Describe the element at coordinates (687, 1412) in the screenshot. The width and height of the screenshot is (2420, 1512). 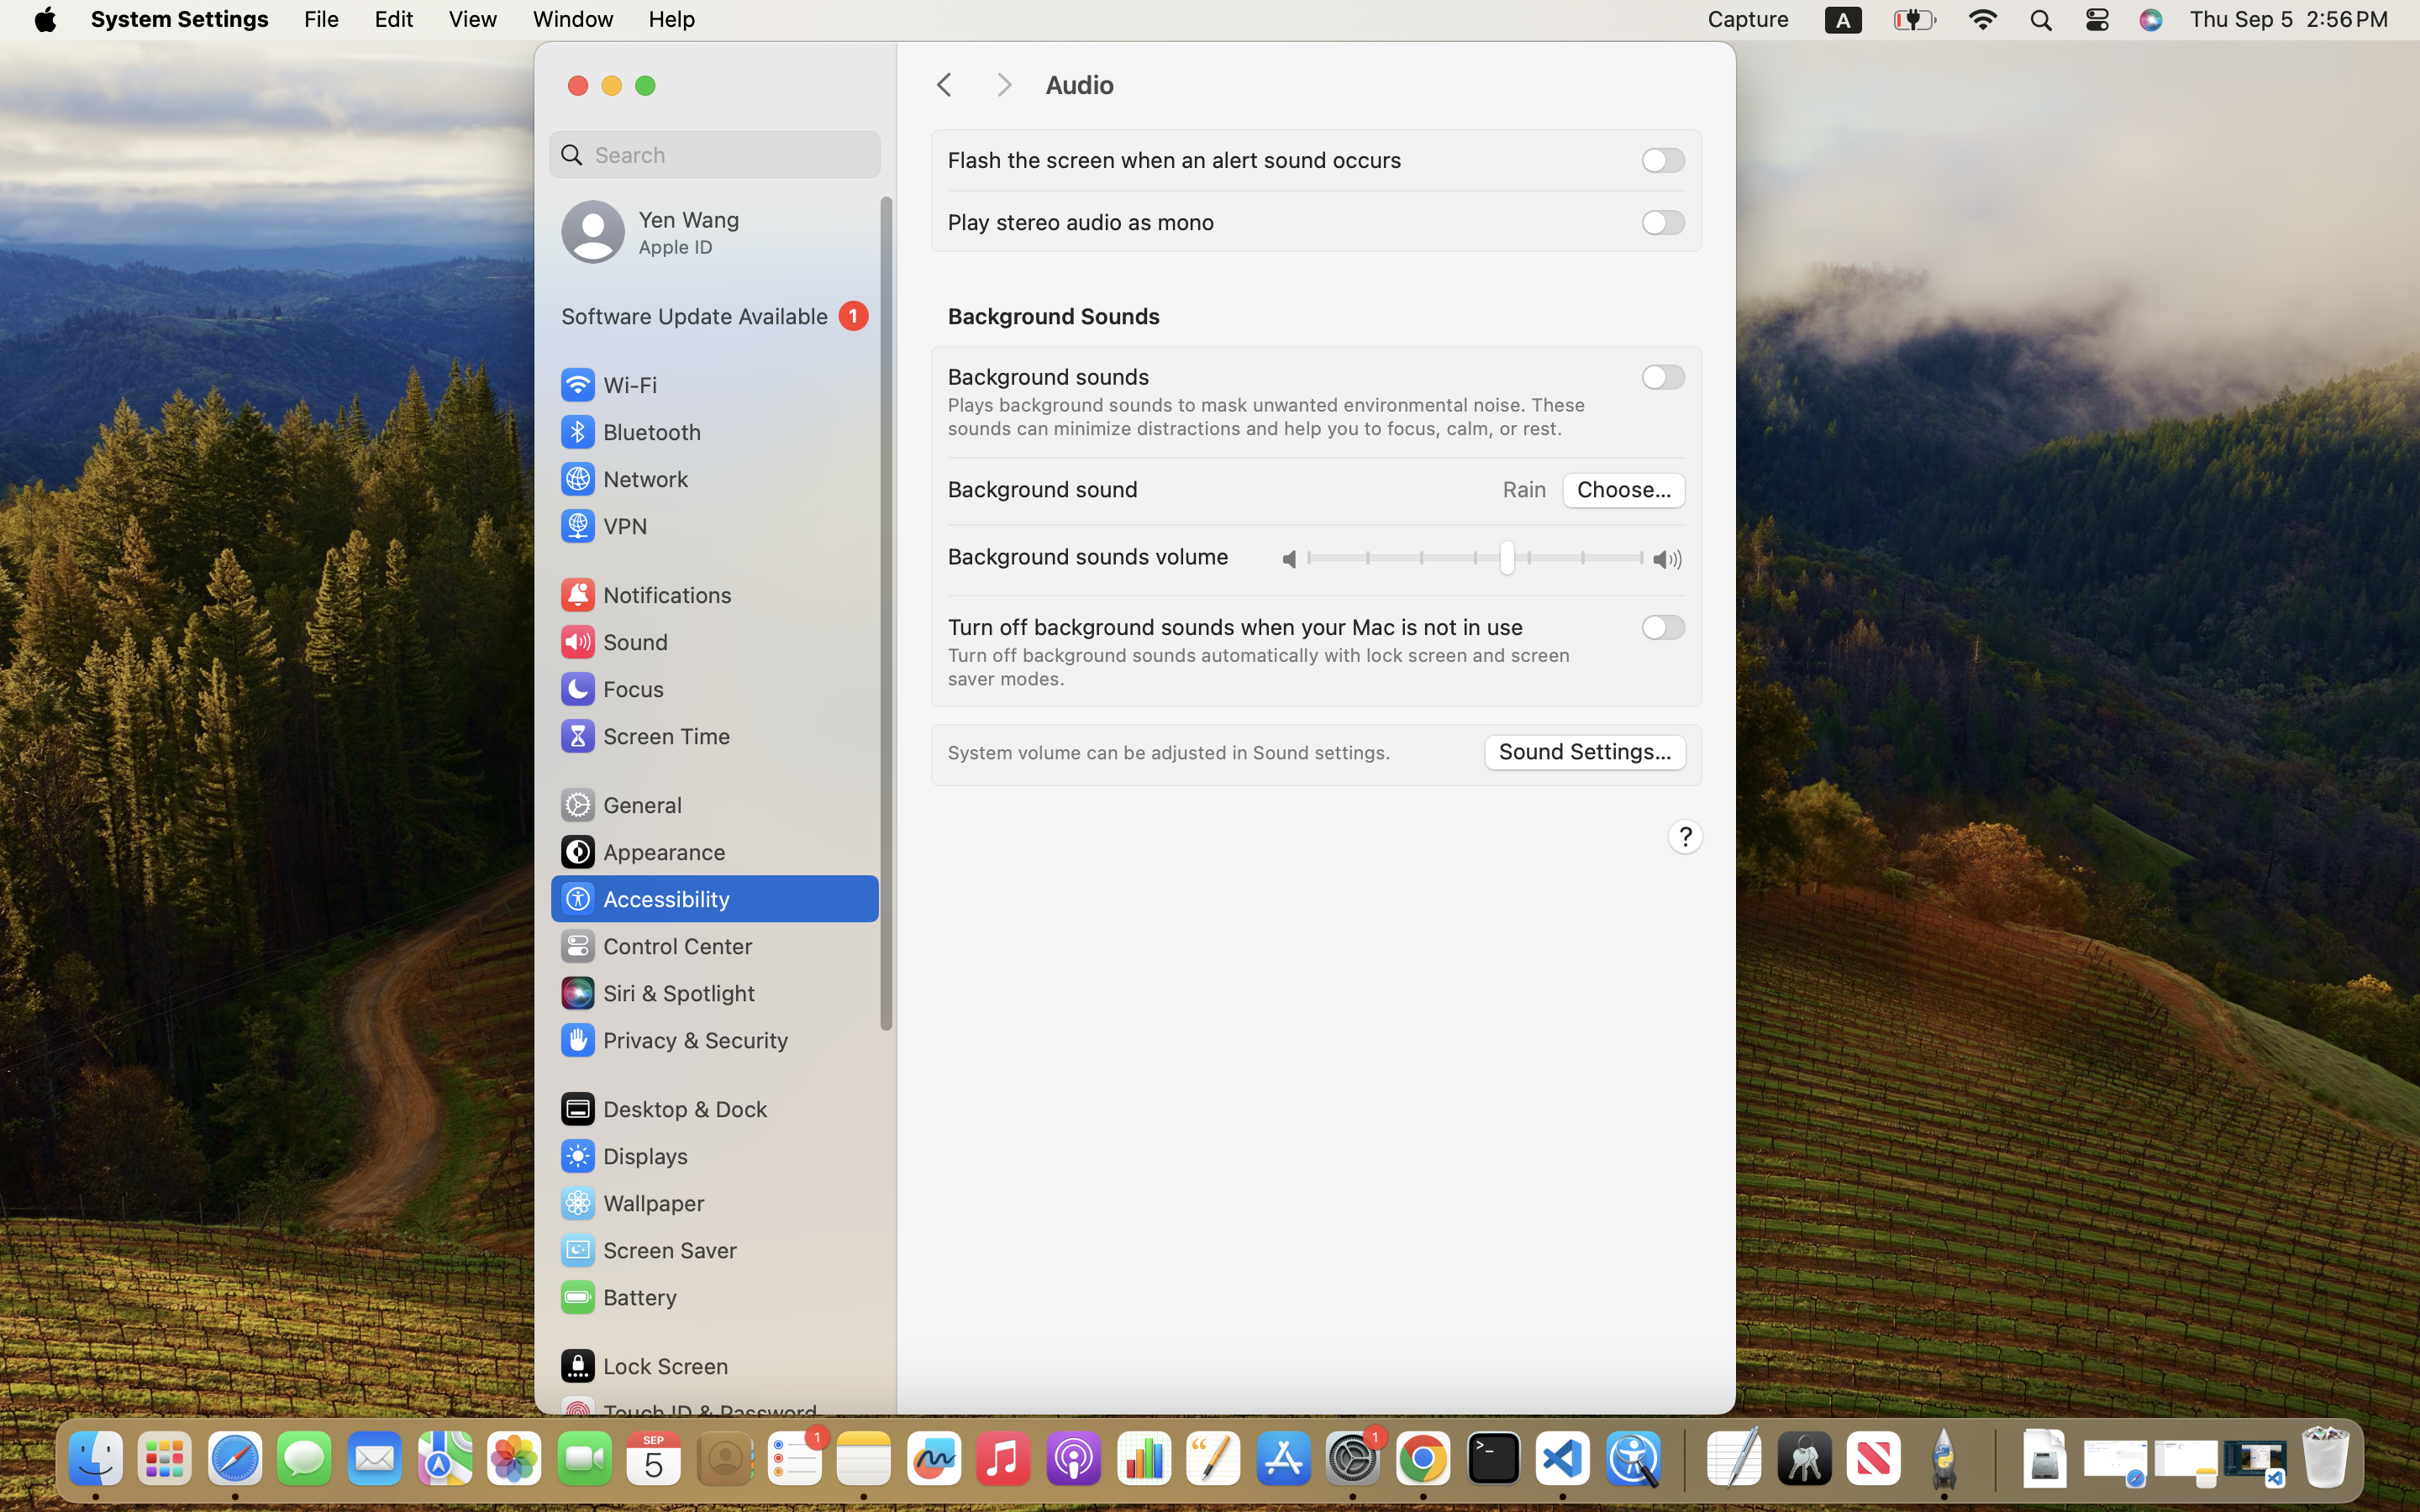
I see `'Touch ID & Password'` at that location.